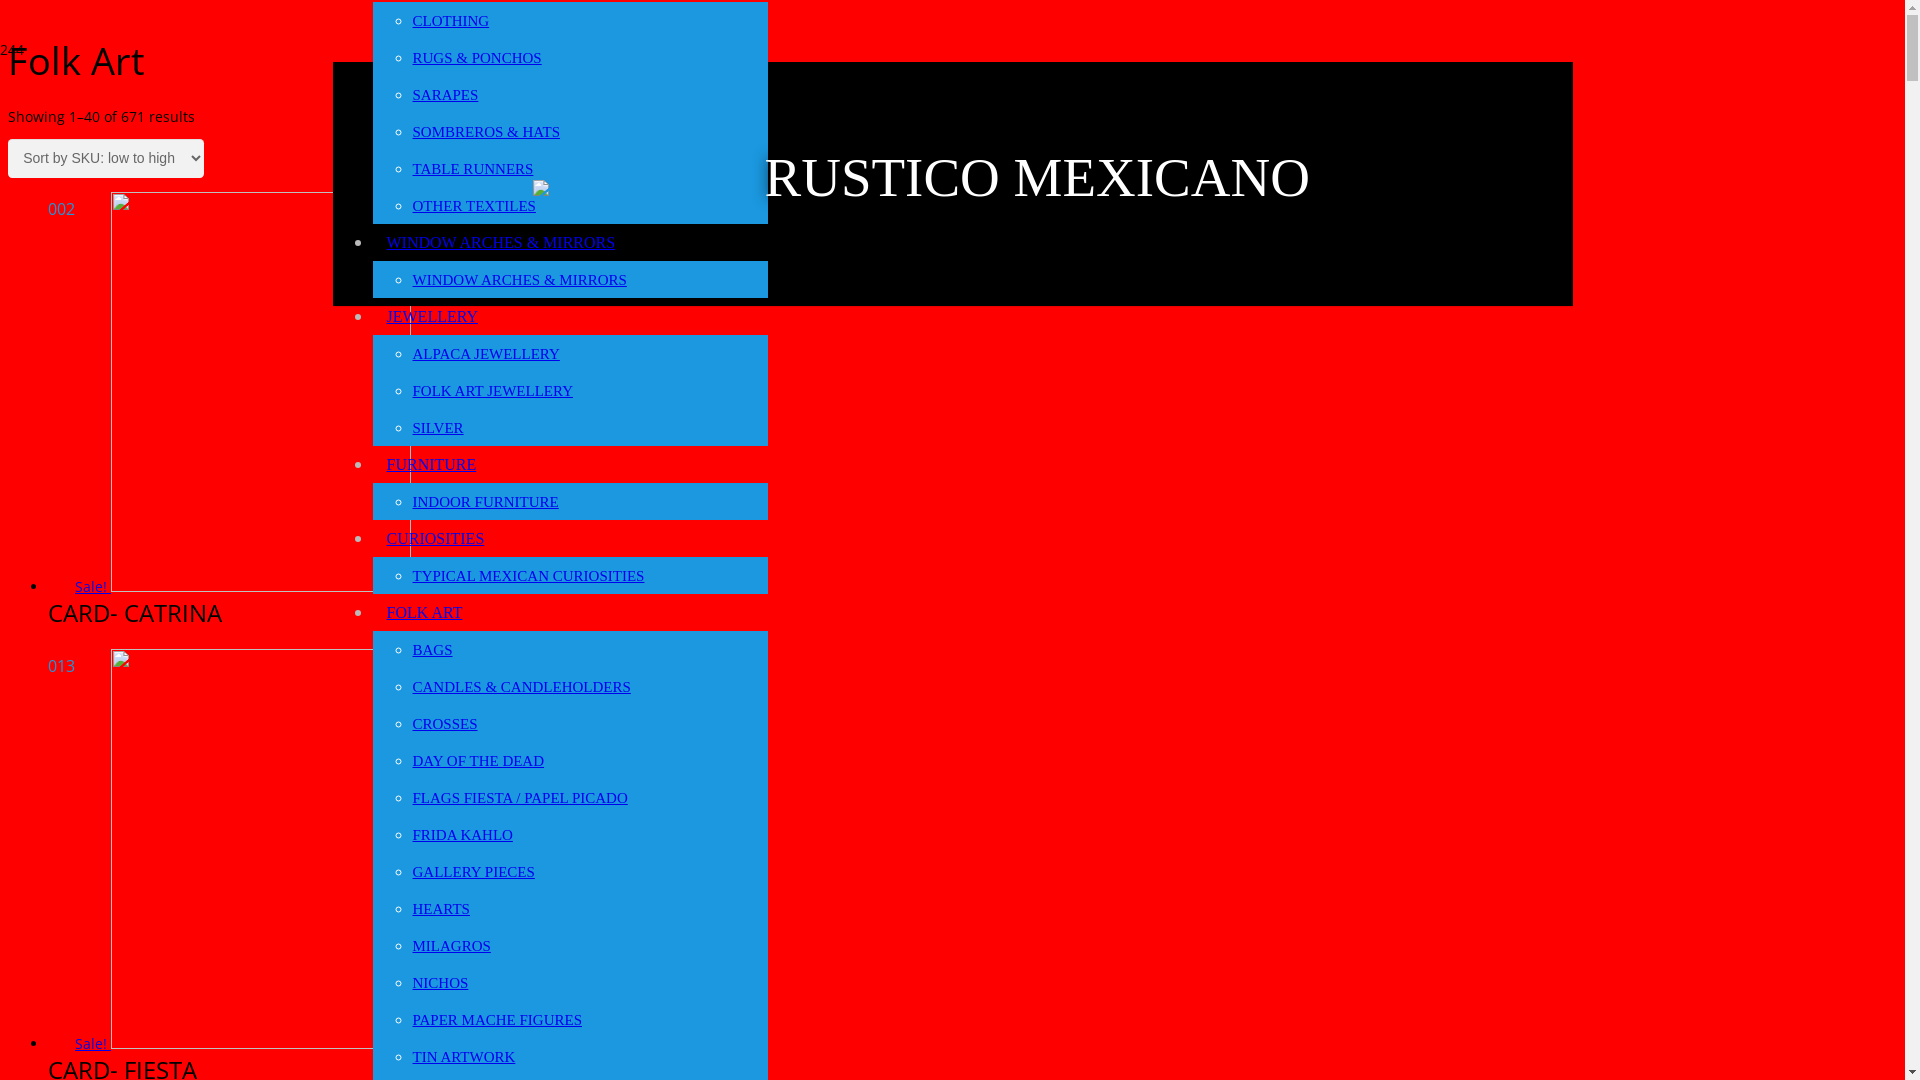 Image resolution: width=1920 pixels, height=1080 pixels. Describe the element at coordinates (521, 685) in the screenshot. I see `'CANDLES & CANDLEHOLDERS'` at that location.